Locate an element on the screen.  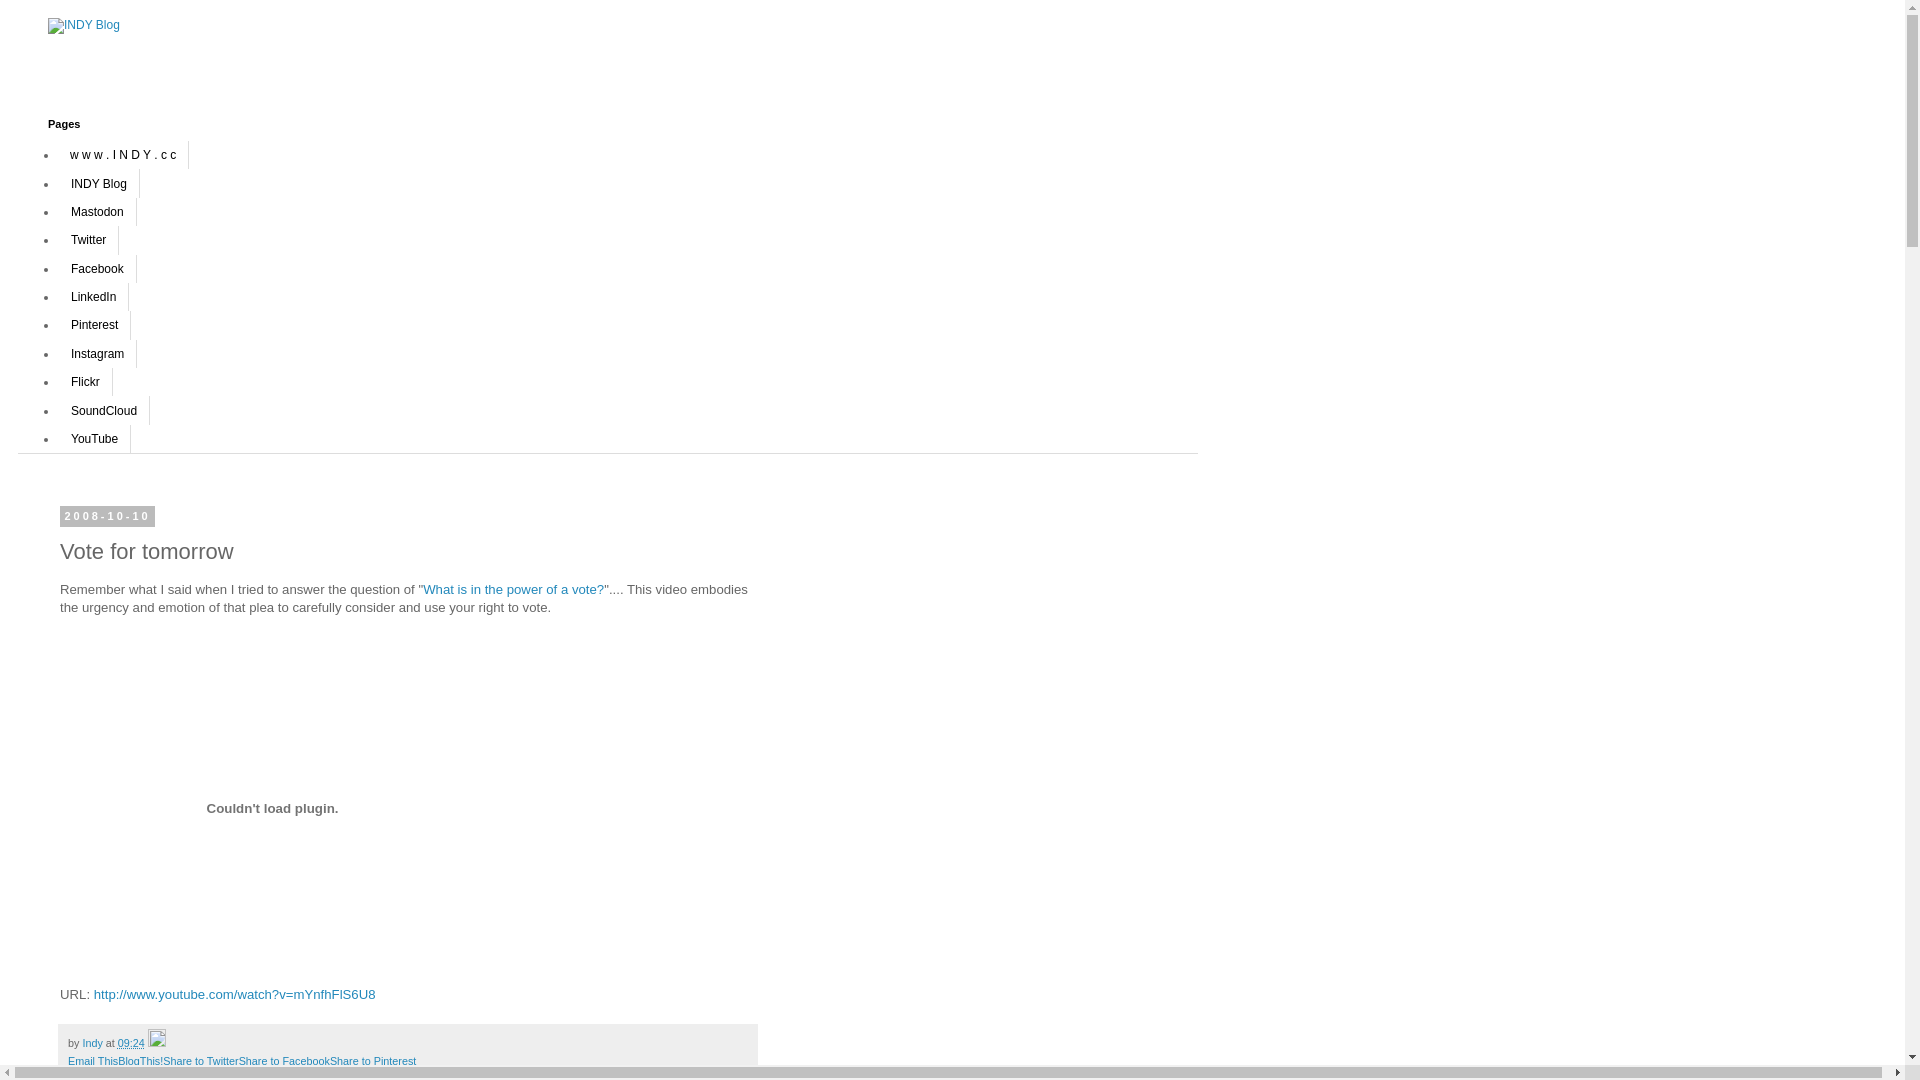
'Twitter' is located at coordinates (57, 238).